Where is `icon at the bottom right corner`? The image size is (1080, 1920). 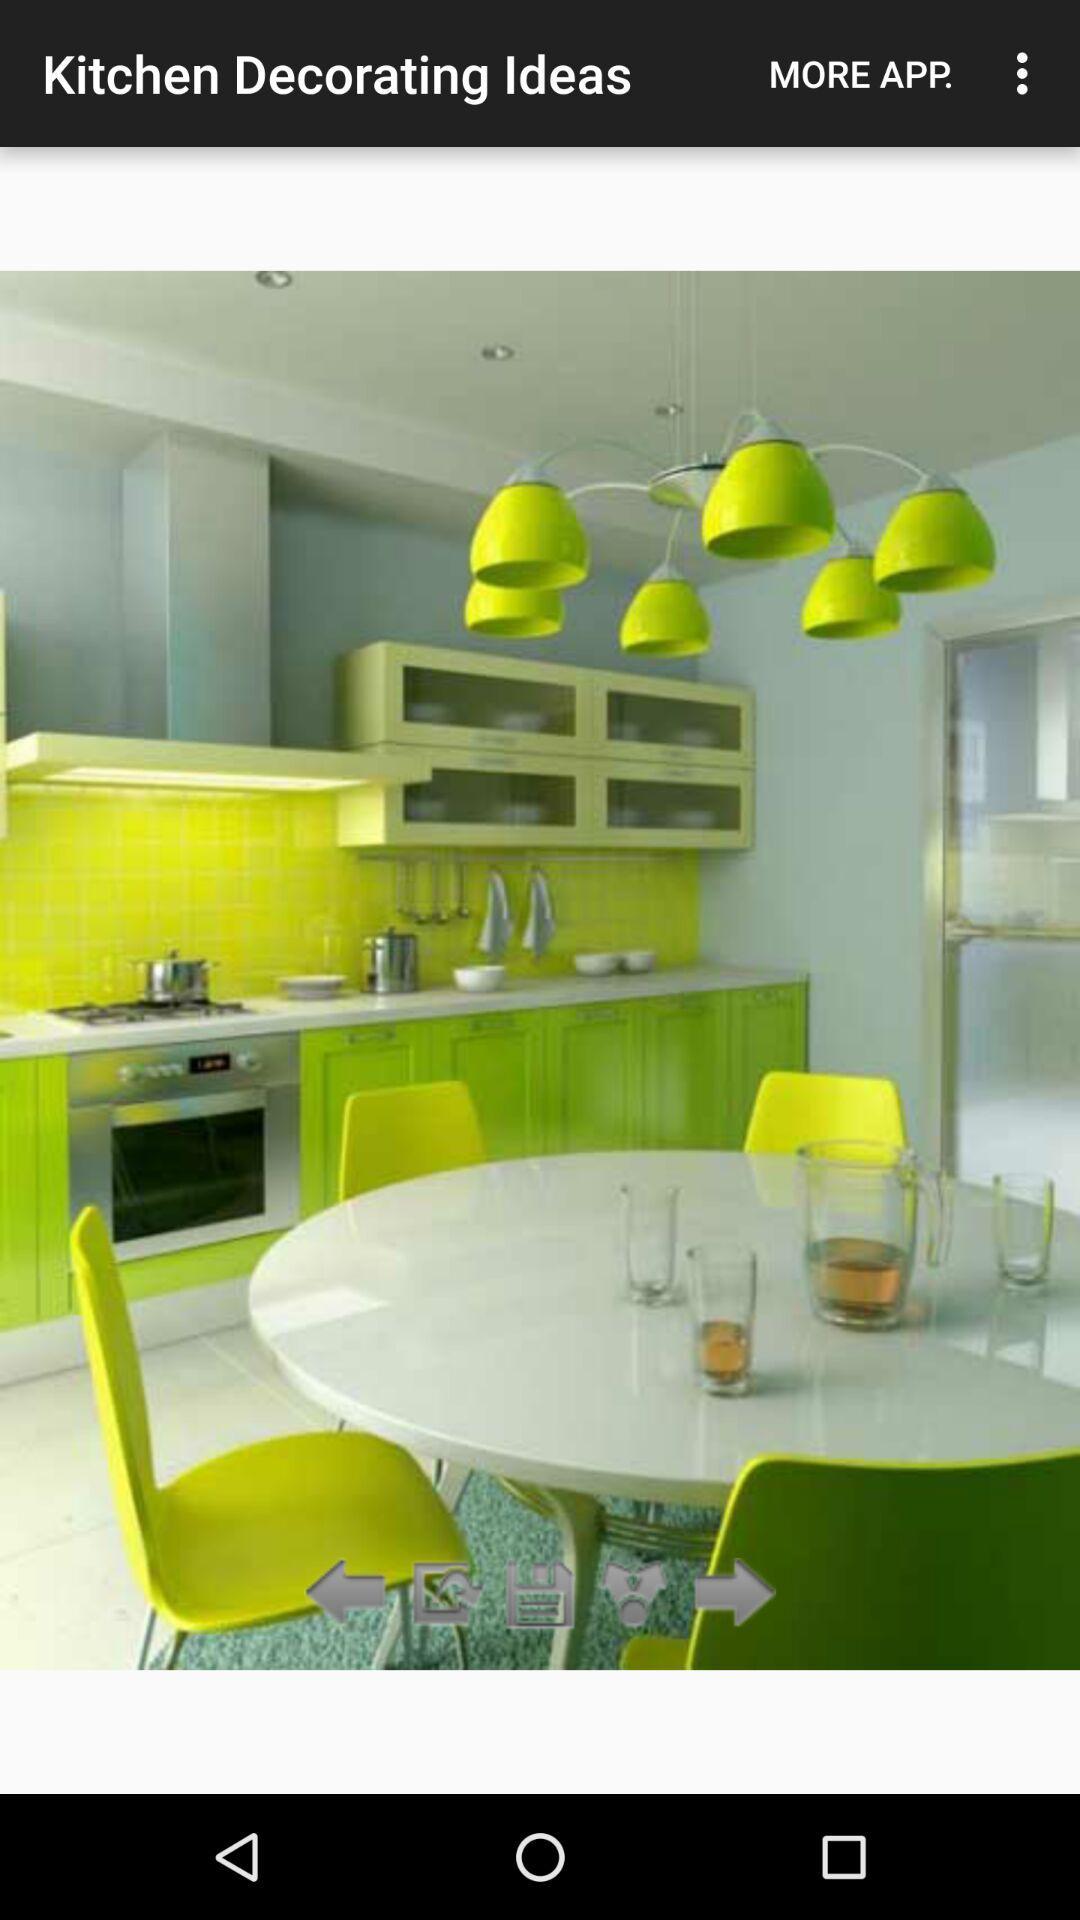
icon at the bottom right corner is located at coordinates (729, 1593).